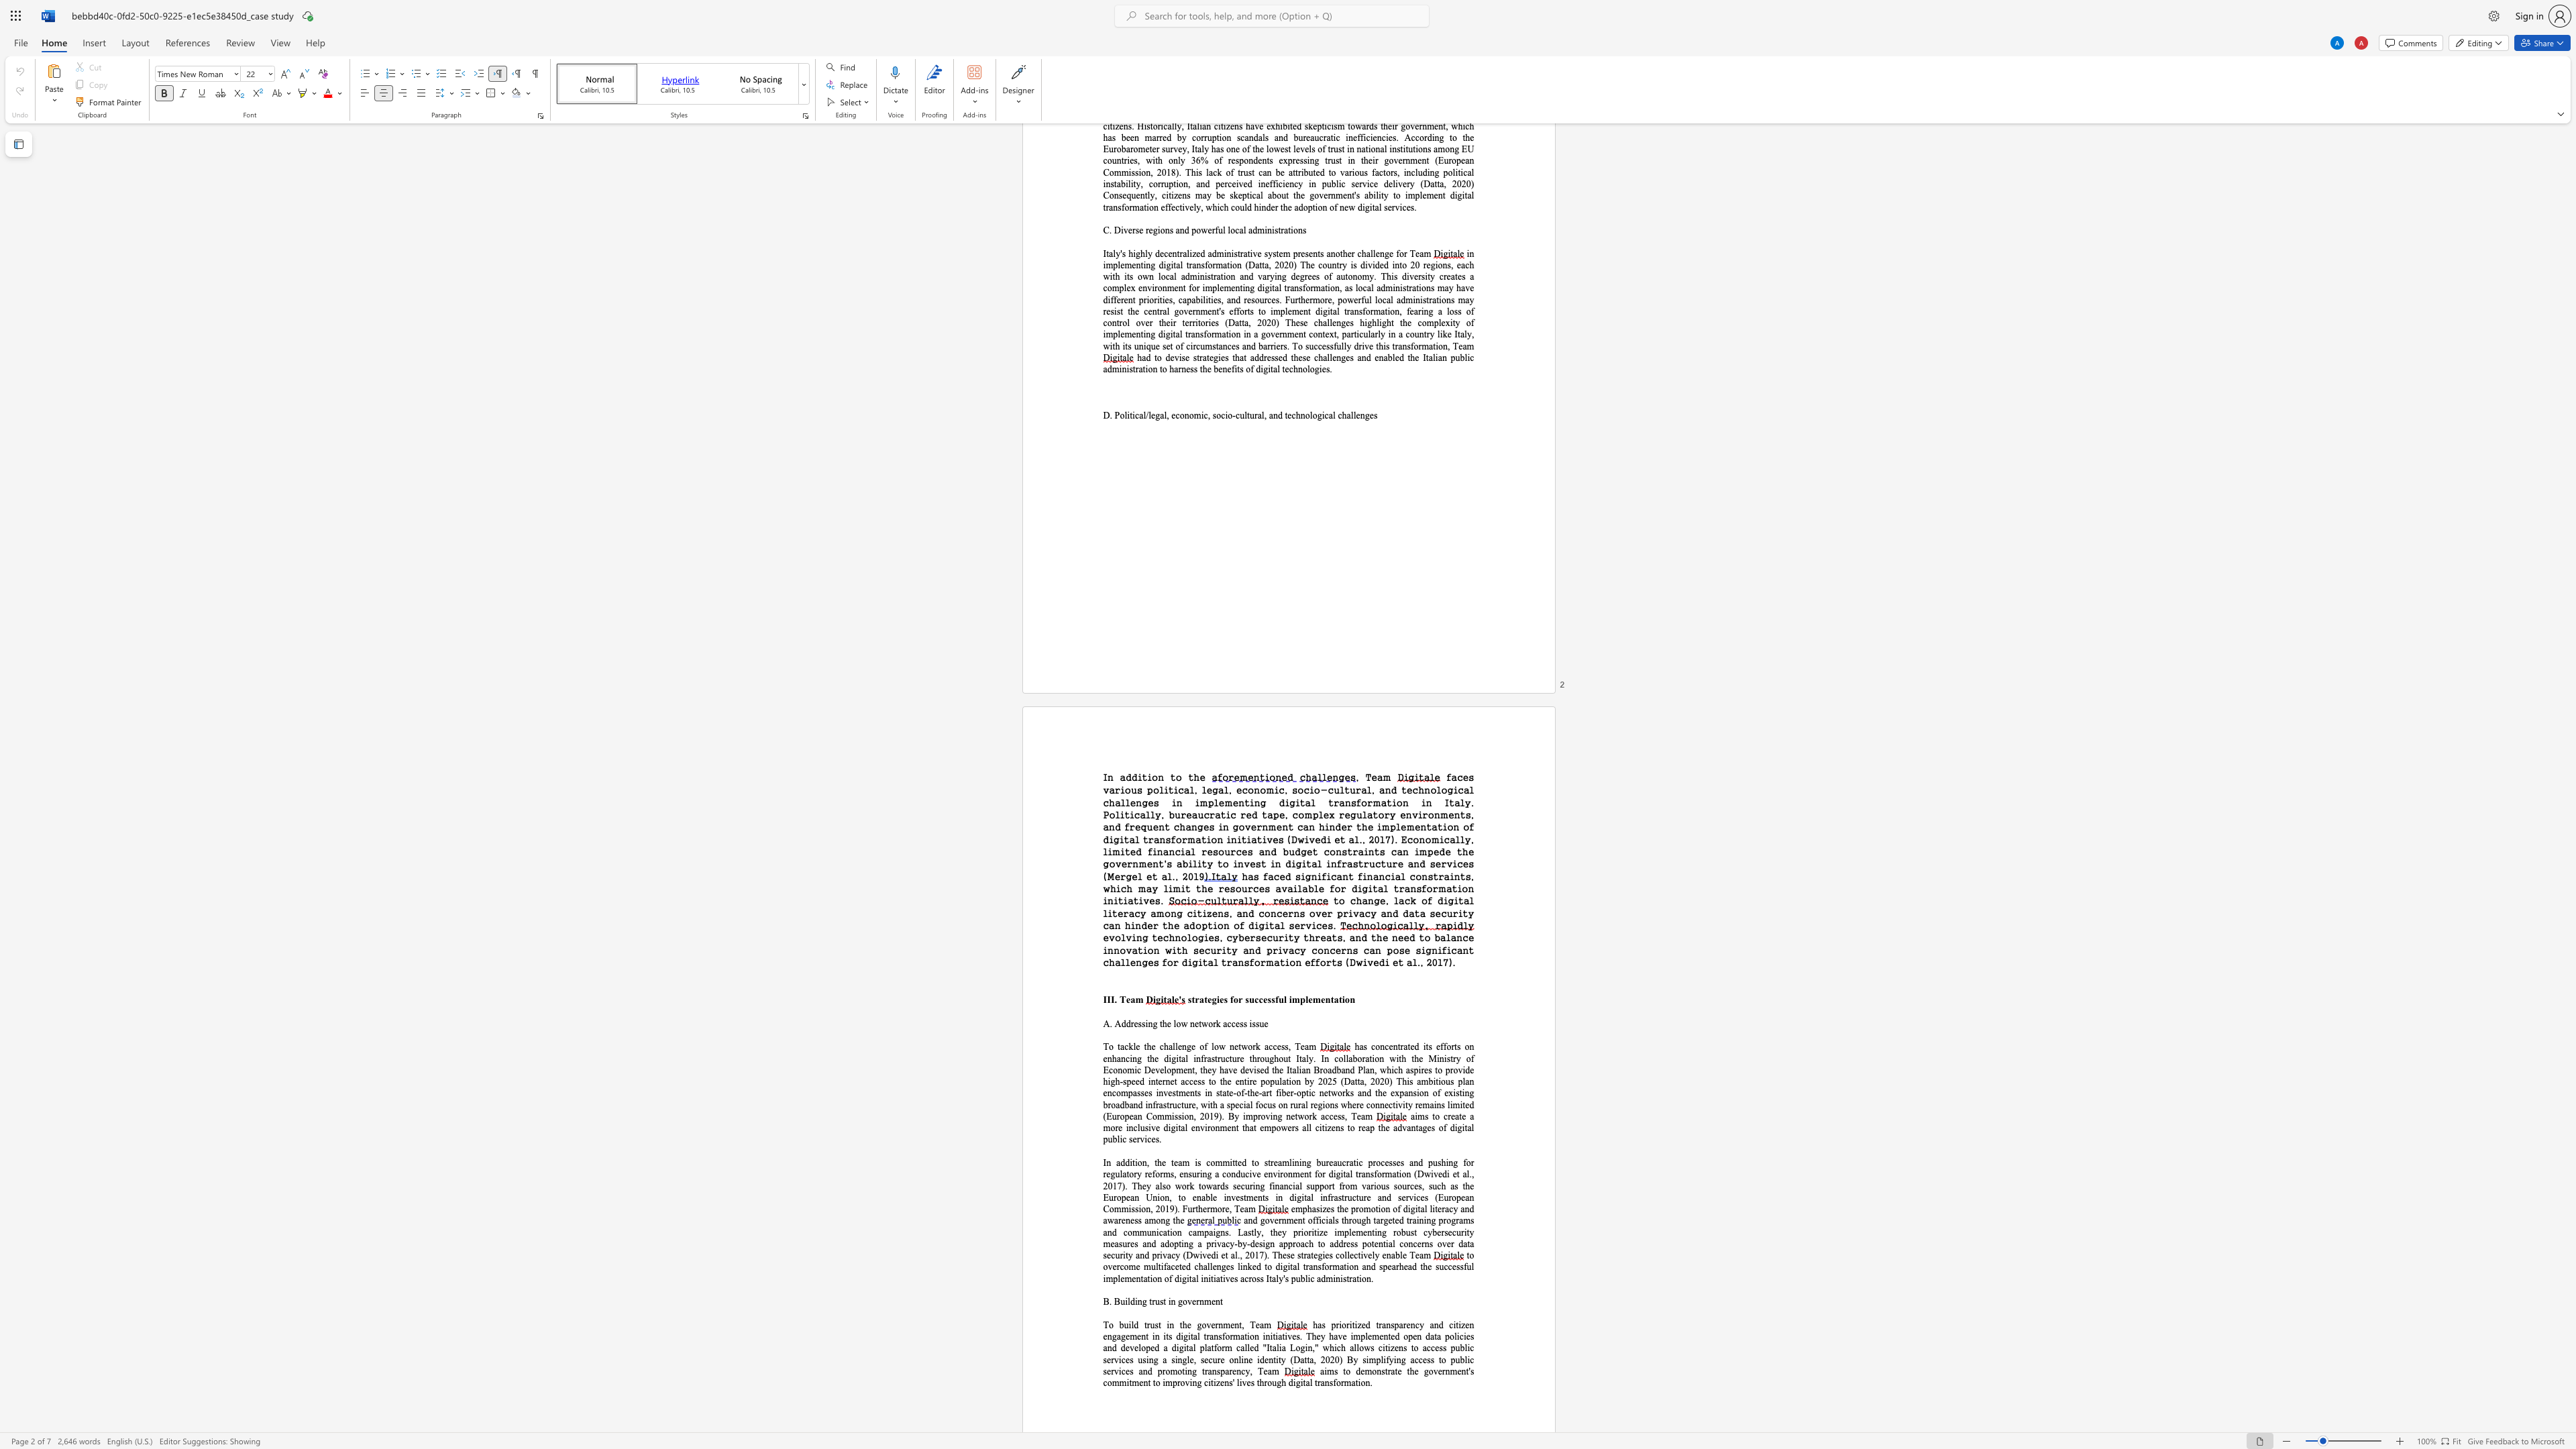  What do you see at coordinates (1241, 1383) in the screenshot?
I see `the subset text "ves through di" within the text "the government"` at bounding box center [1241, 1383].